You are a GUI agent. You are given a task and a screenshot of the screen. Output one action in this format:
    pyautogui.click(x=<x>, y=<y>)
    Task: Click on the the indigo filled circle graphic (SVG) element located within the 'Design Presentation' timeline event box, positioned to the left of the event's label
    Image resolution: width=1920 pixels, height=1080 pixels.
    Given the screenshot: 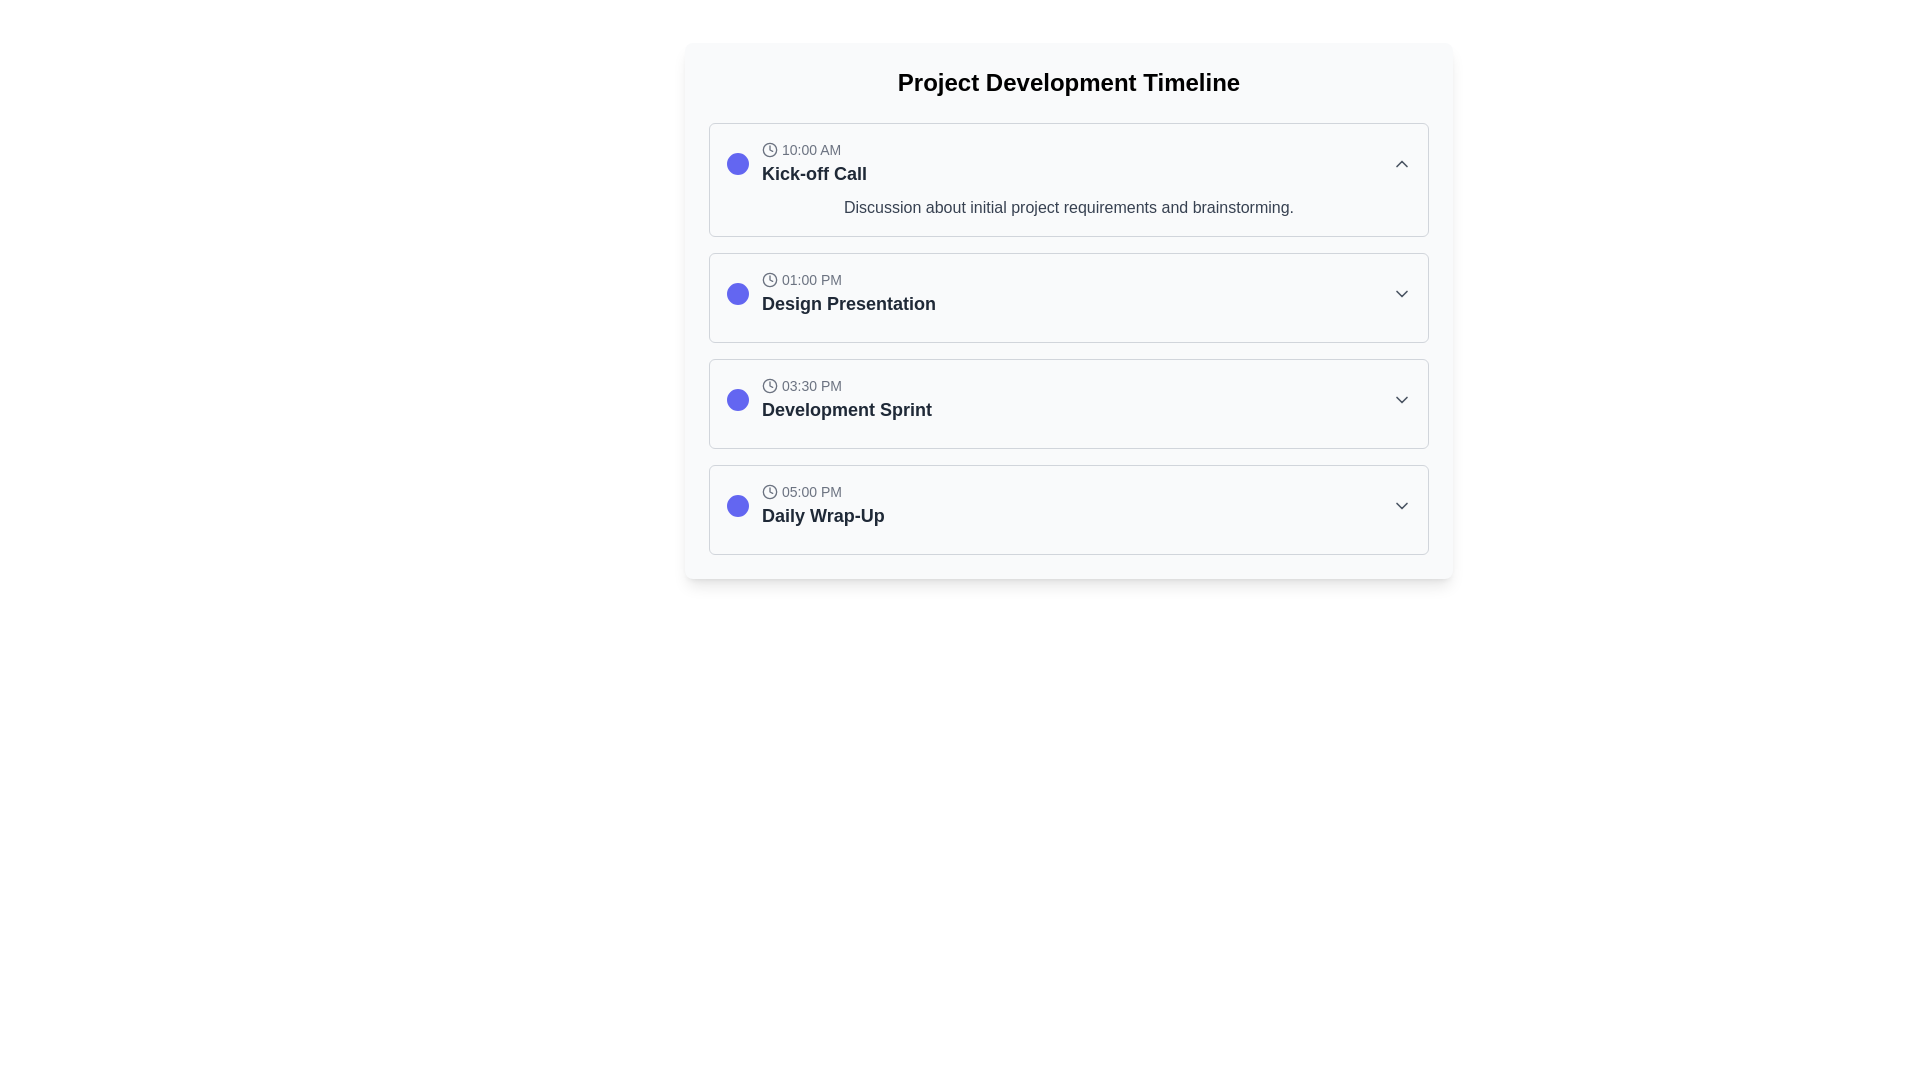 What is the action you would take?
    pyautogui.click(x=737, y=293)
    